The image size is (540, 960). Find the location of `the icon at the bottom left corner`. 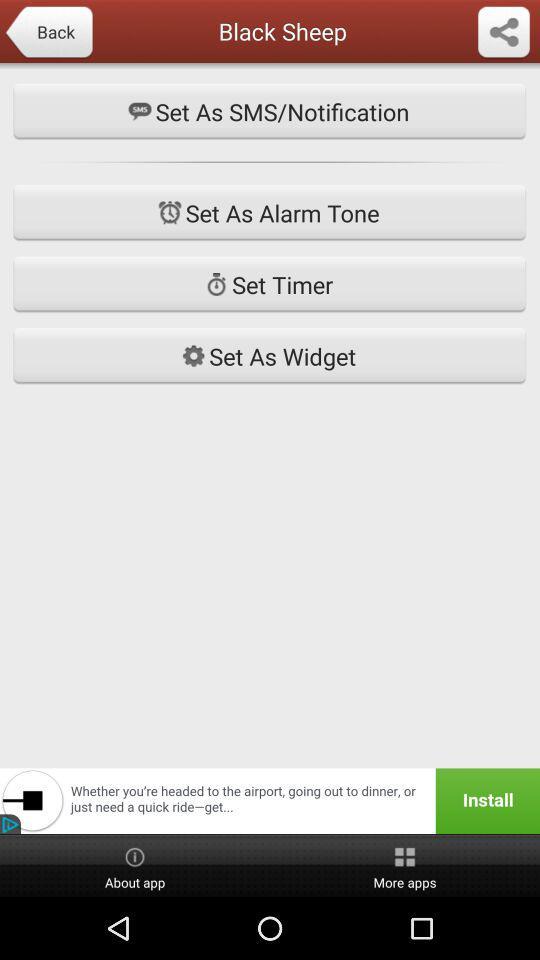

the icon at the bottom left corner is located at coordinates (135, 865).